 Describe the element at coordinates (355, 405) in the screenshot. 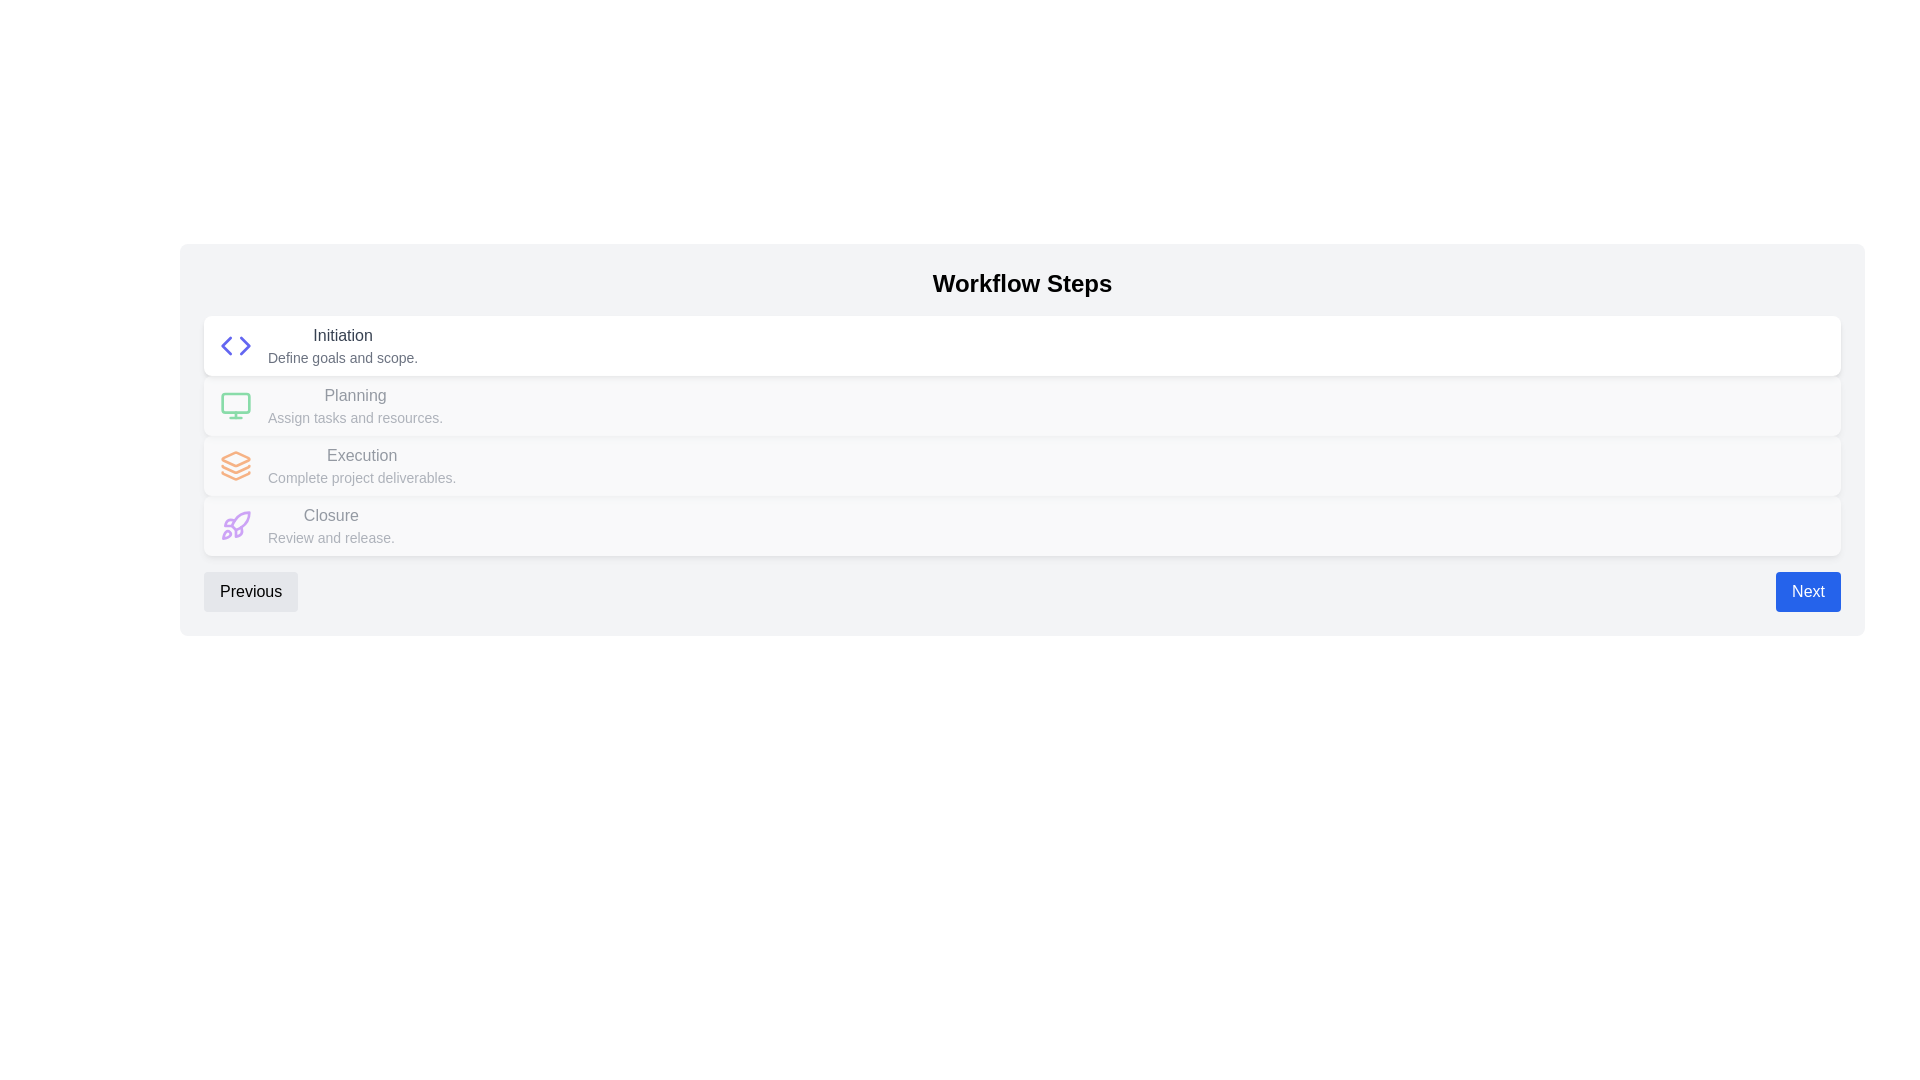

I see `the Informational Text Block indicating the 'Planning' step to navigate to adjacent elements in the workflow` at that location.